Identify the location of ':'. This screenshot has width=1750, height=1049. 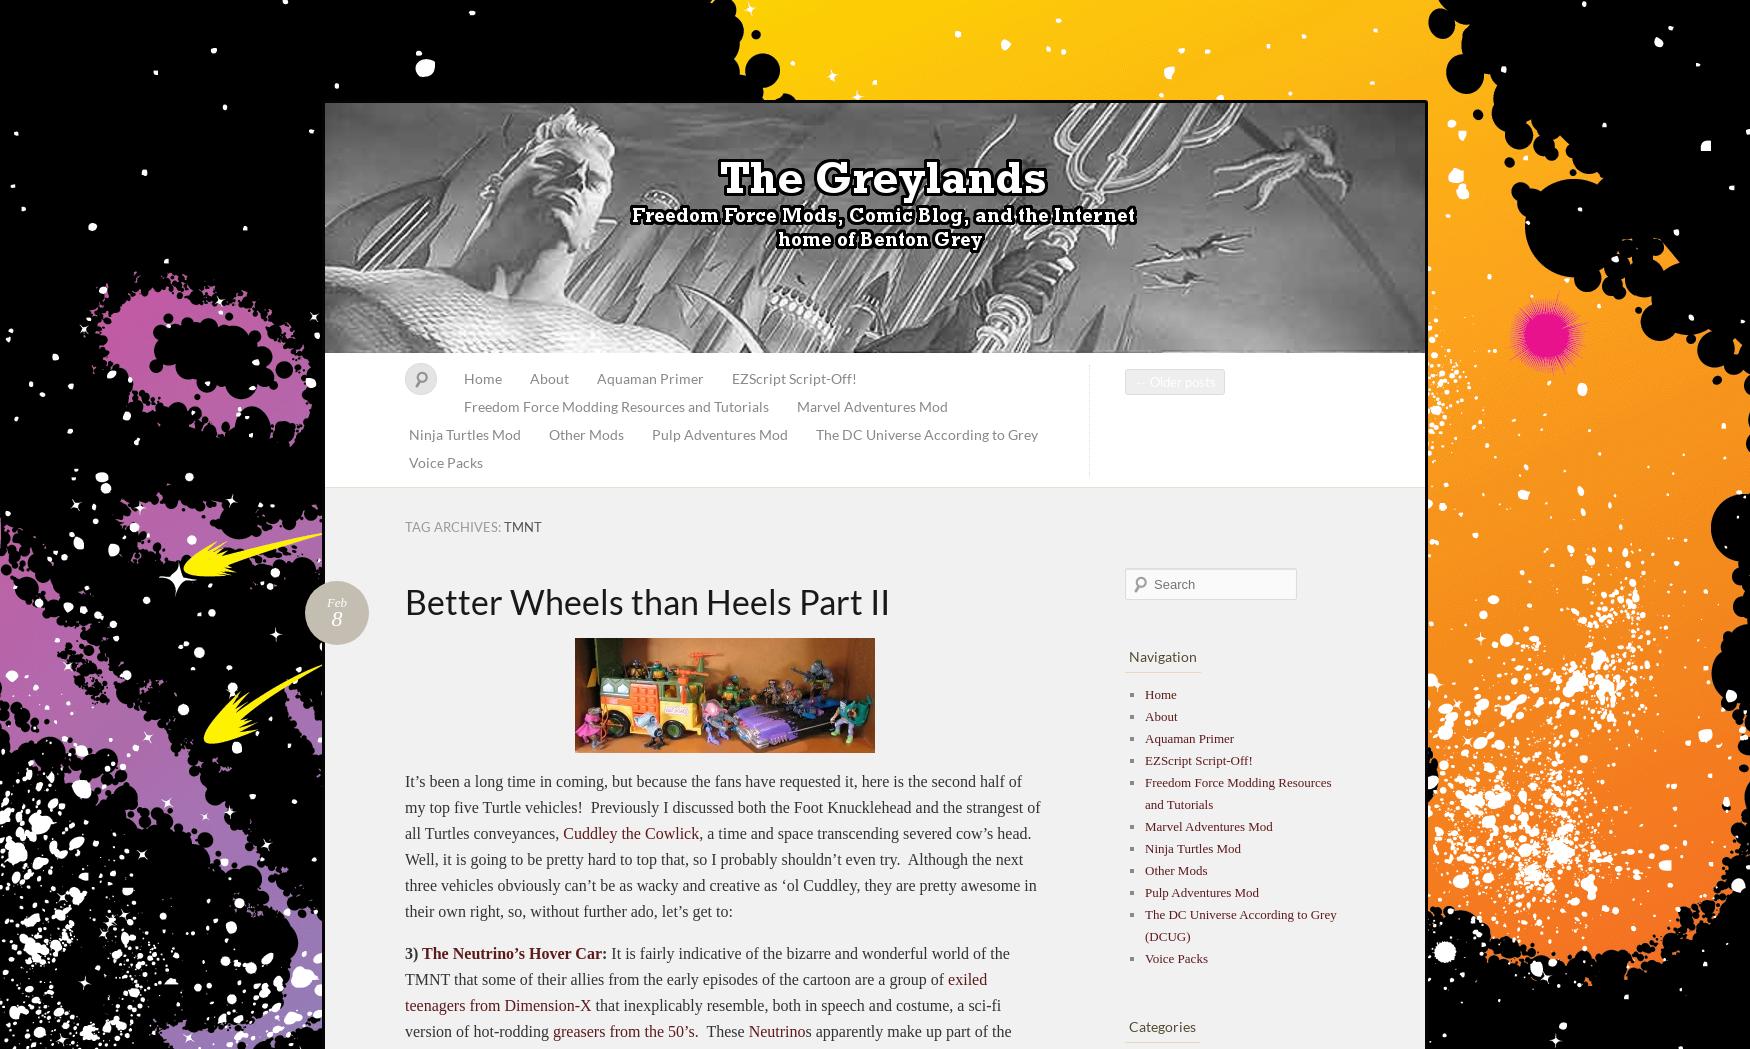
(602, 952).